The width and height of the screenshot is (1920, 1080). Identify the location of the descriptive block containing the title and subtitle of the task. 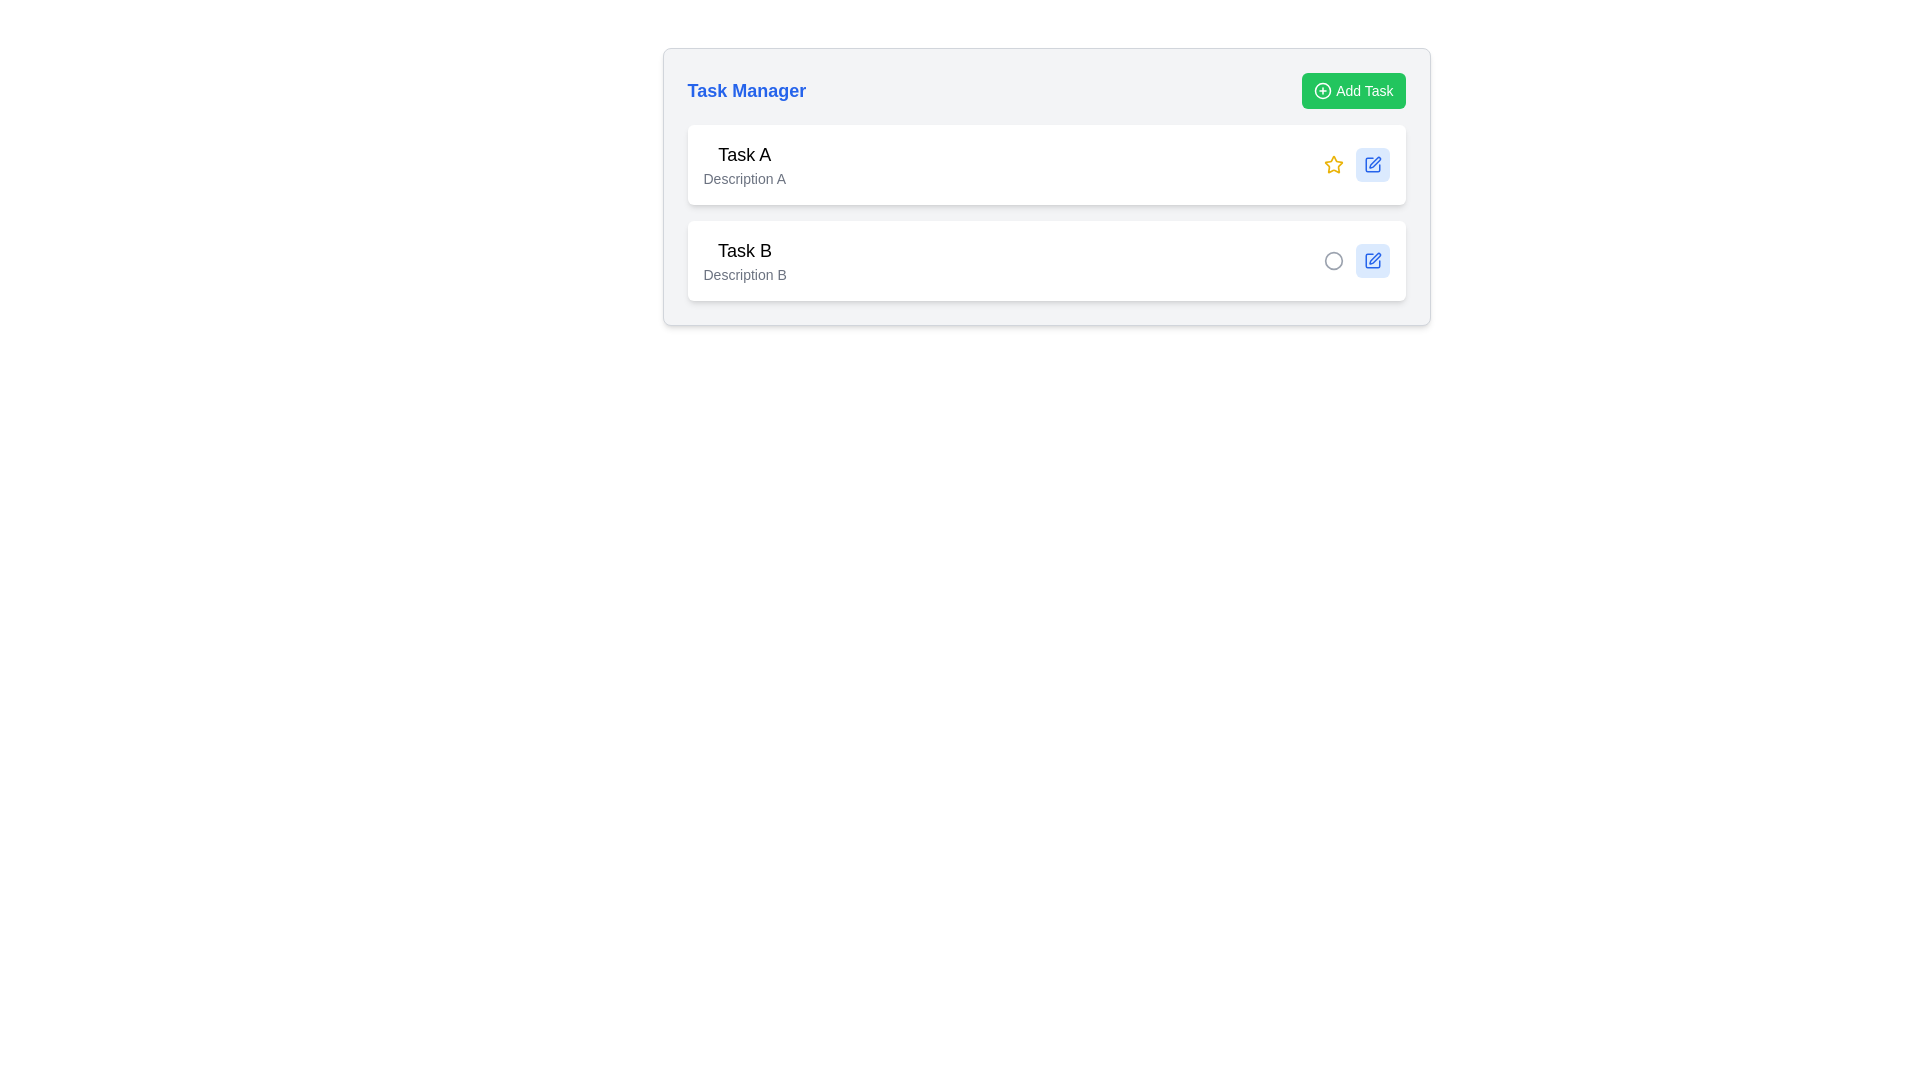
(743, 164).